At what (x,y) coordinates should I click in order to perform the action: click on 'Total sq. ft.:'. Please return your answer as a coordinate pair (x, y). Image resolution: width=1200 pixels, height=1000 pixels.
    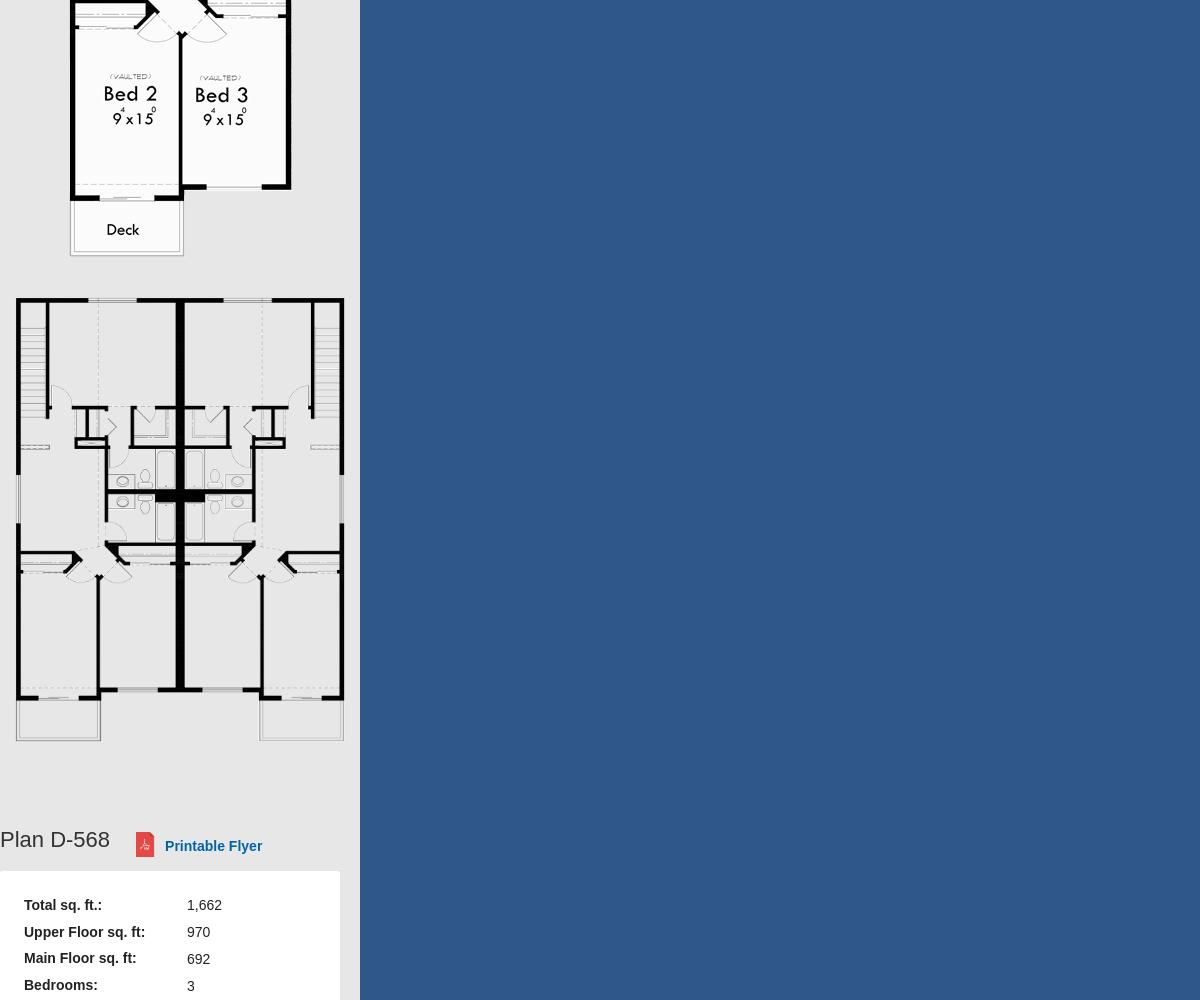
    Looking at the image, I should click on (63, 904).